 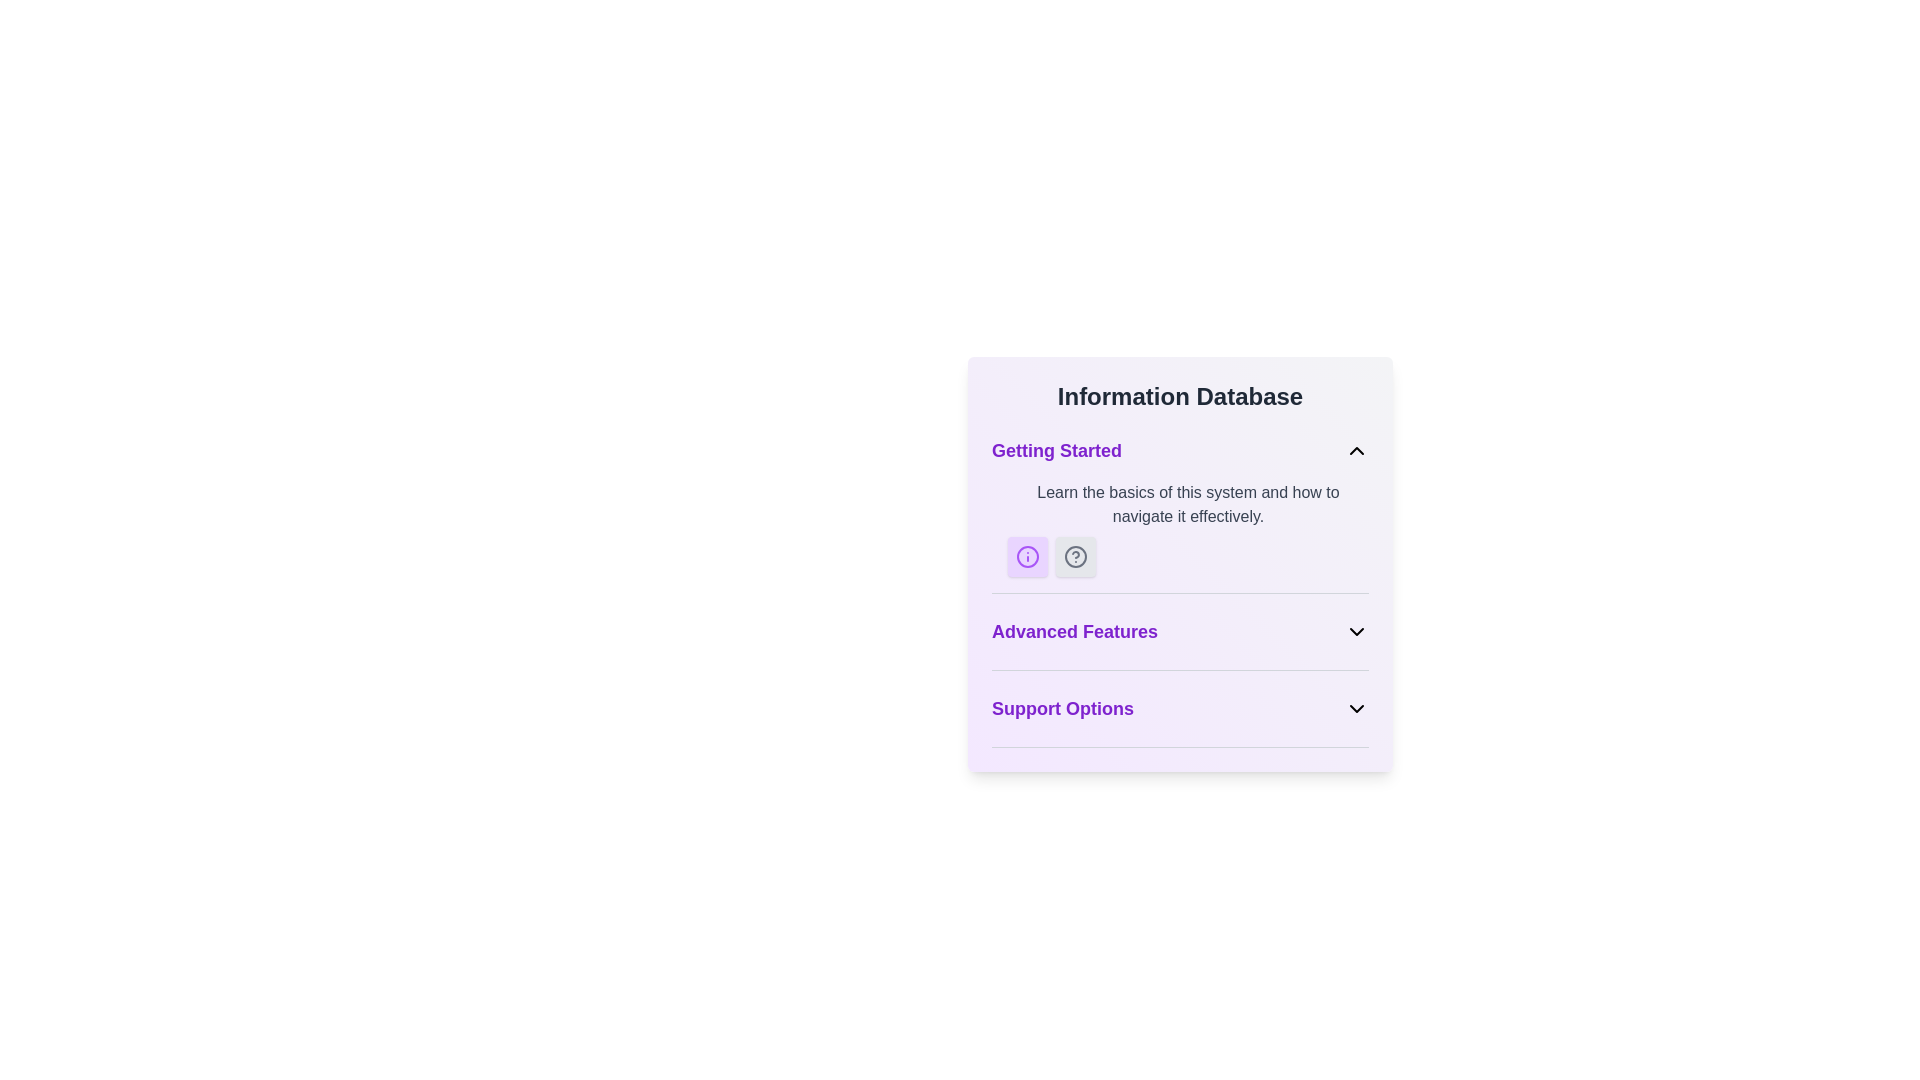 What do you see at coordinates (1074, 632) in the screenshot?
I see `the 'Advanced Features' text label element, which is bold and purple, located in the 'Information Database' panel between 'Getting Started' and 'Support Options'` at bounding box center [1074, 632].